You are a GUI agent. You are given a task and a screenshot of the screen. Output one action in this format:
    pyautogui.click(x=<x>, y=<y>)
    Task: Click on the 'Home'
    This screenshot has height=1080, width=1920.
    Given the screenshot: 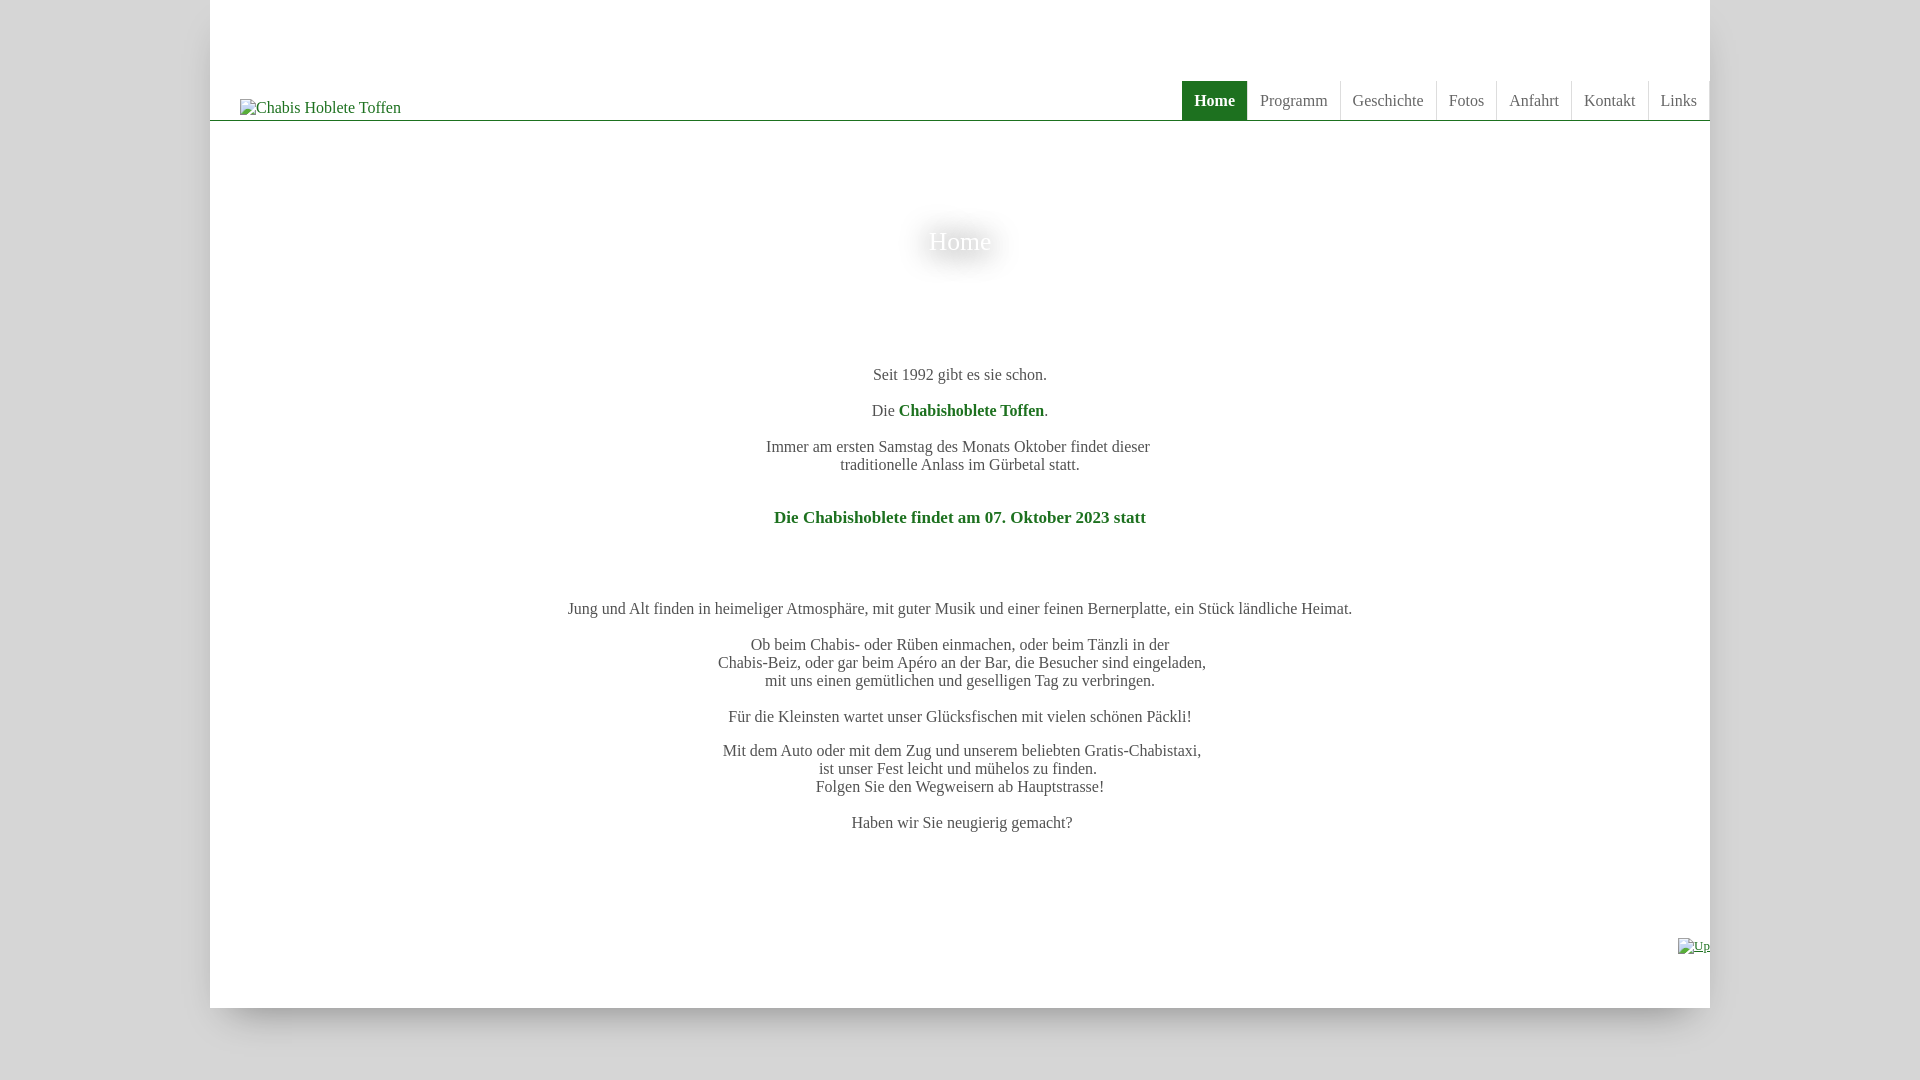 What is the action you would take?
    pyautogui.click(x=1213, y=100)
    